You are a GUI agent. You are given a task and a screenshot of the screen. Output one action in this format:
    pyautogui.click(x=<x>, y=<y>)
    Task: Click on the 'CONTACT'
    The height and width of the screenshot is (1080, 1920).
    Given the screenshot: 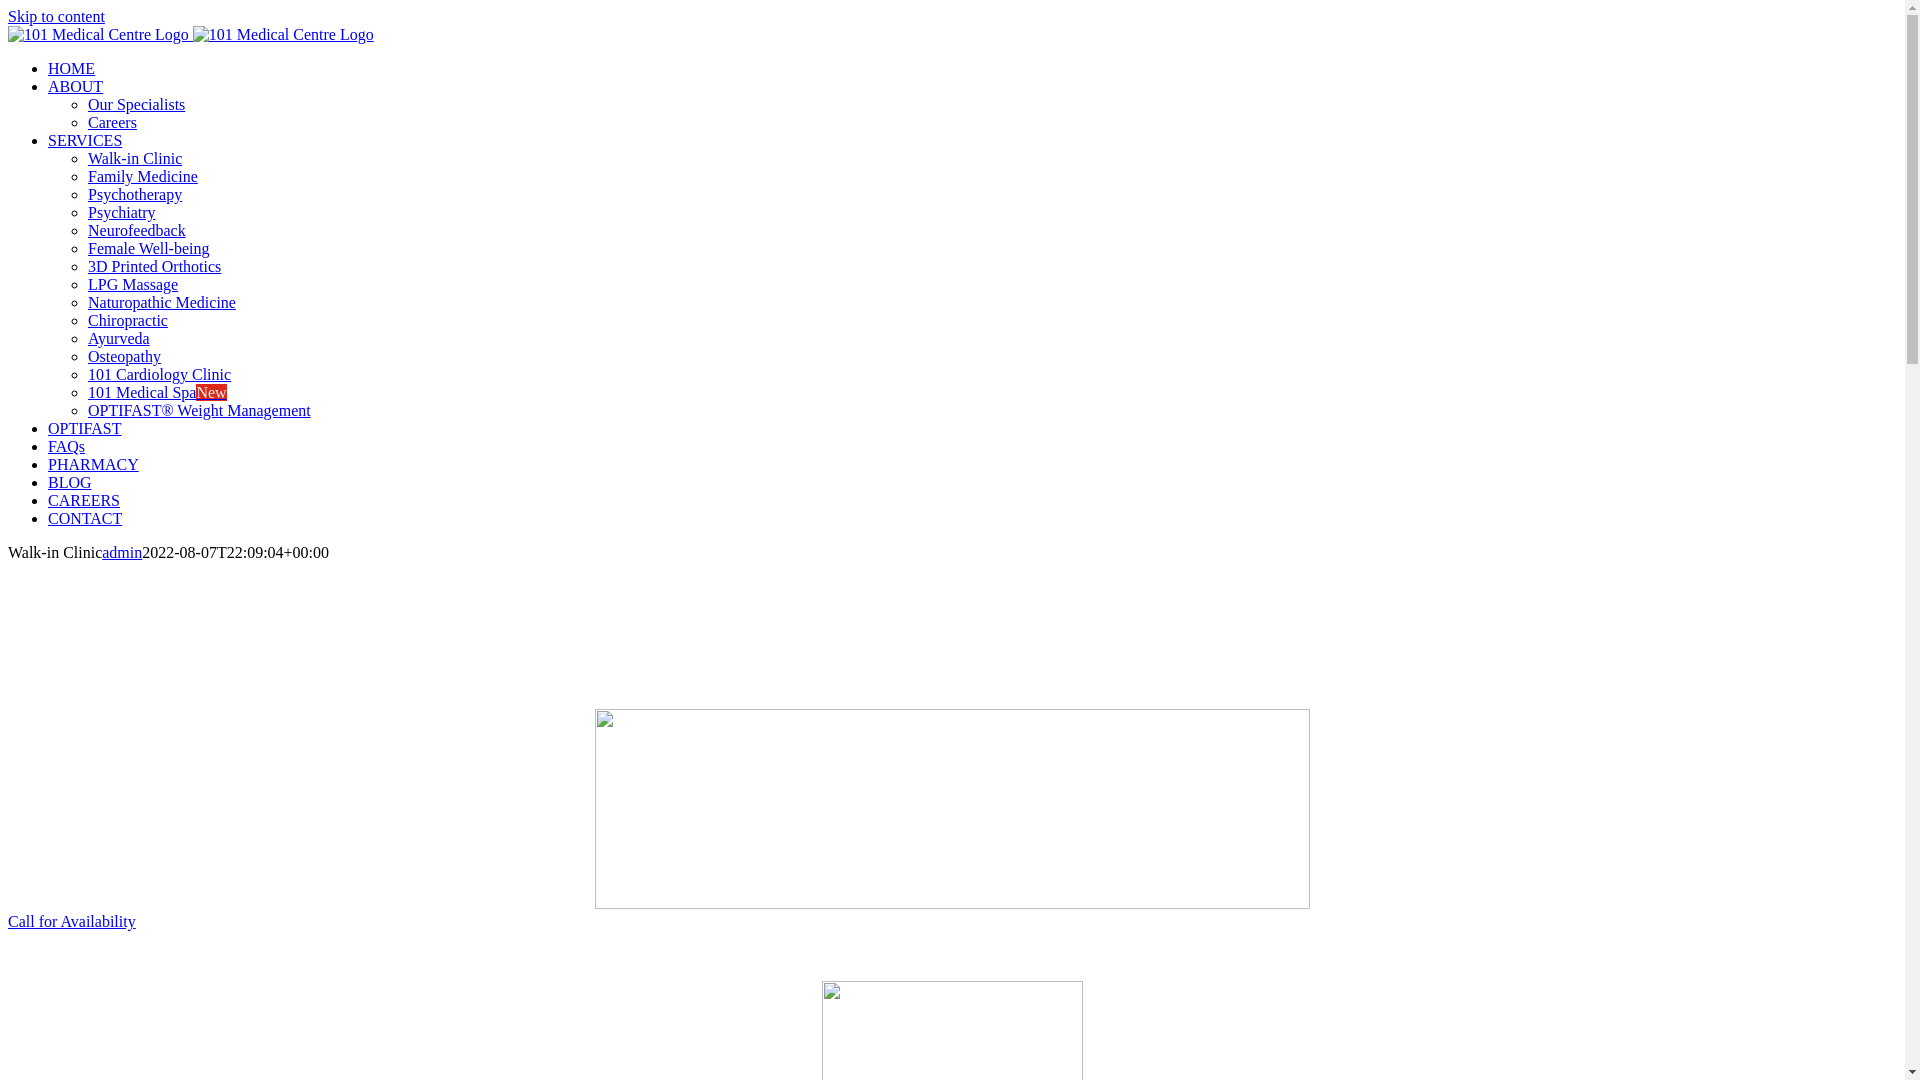 What is the action you would take?
    pyautogui.click(x=84, y=517)
    